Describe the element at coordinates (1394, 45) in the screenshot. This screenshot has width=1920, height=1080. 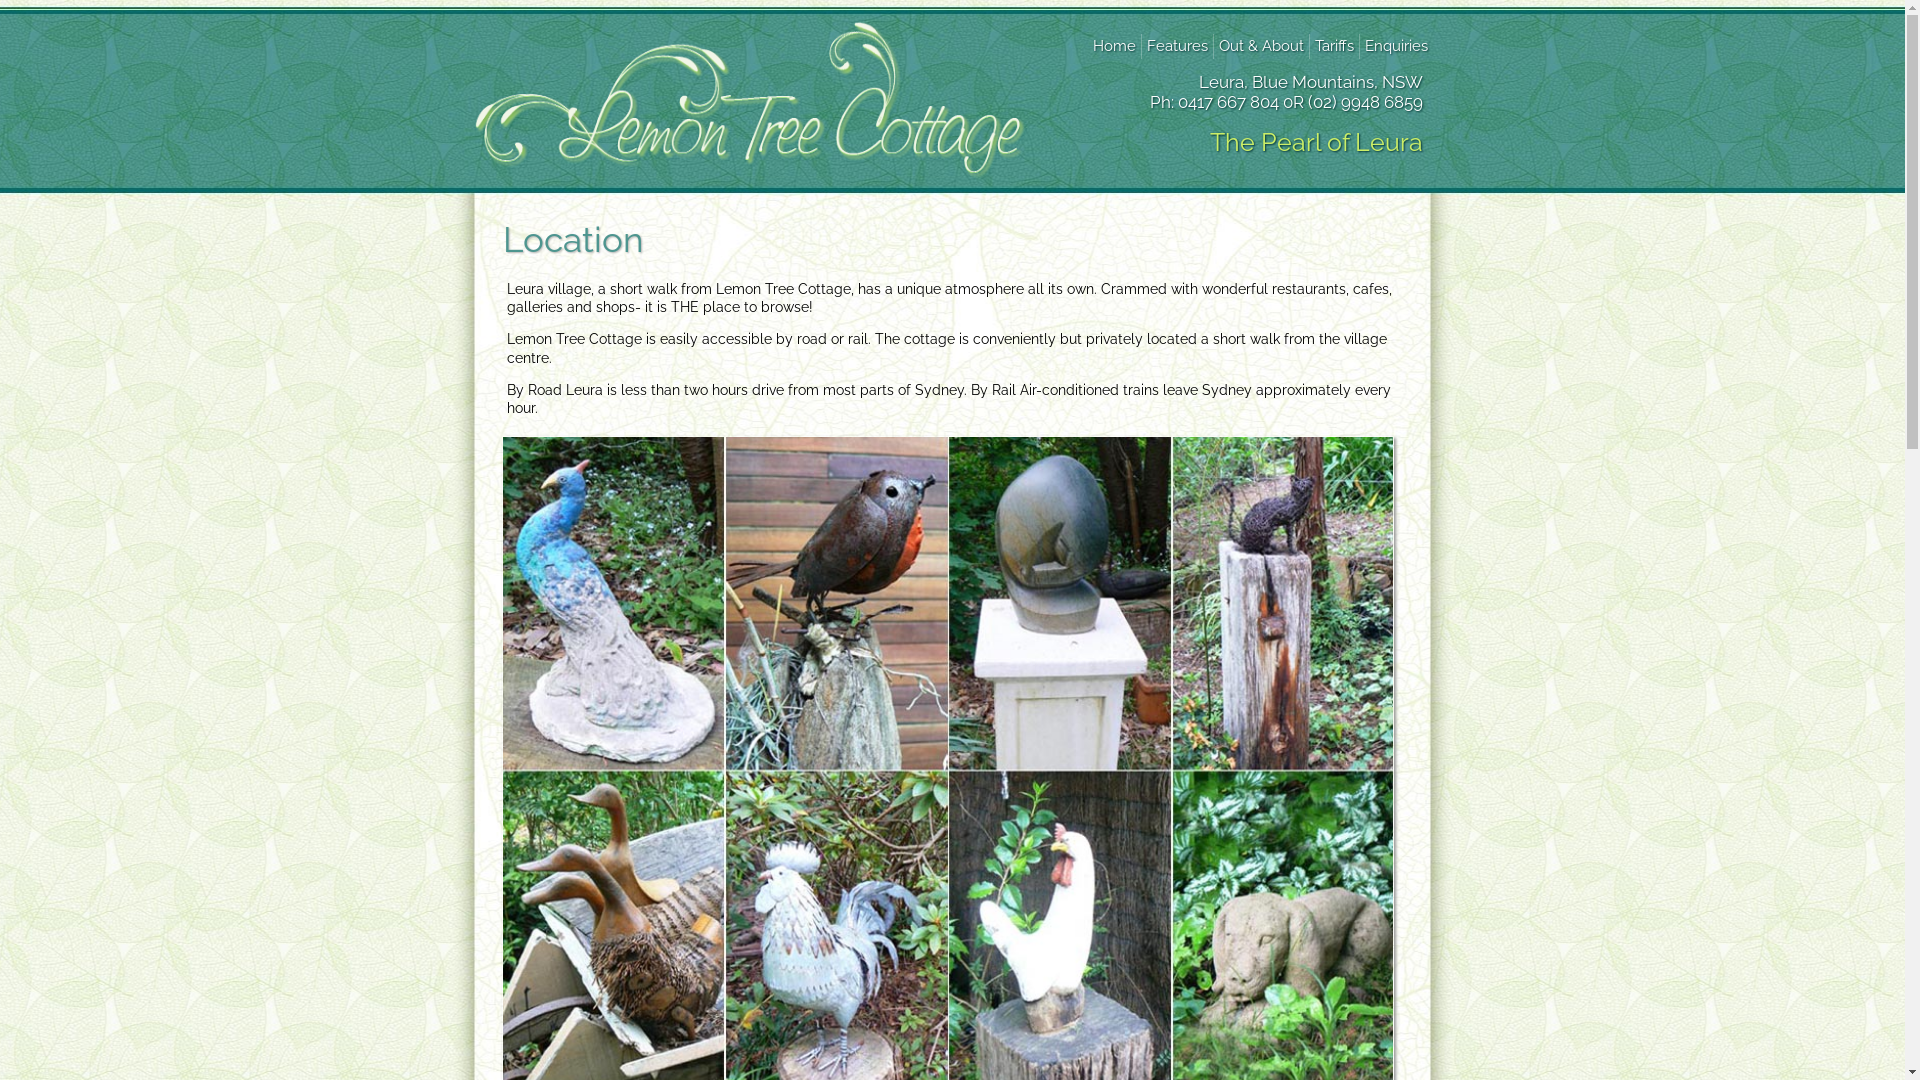
I see `'Enquiries'` at that location.